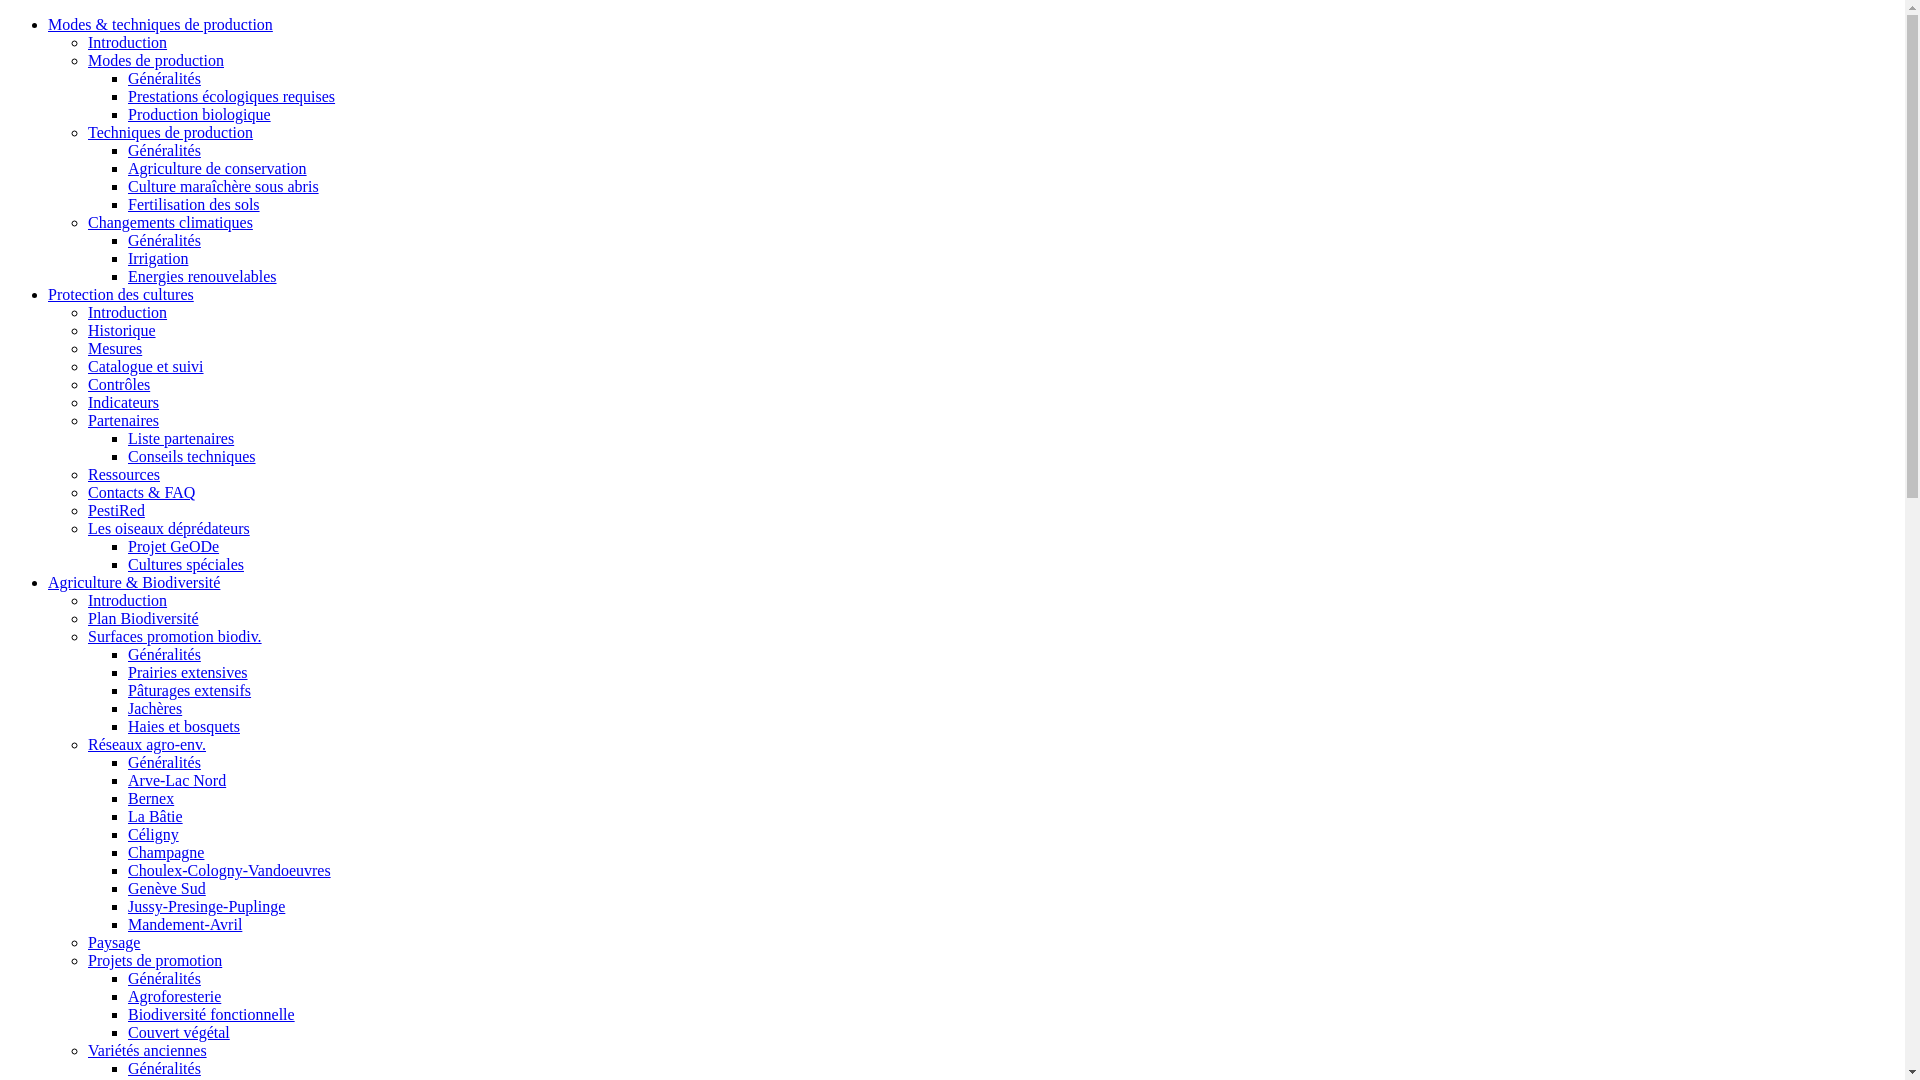  I want to click on 'Ressources', so click(123, 474).